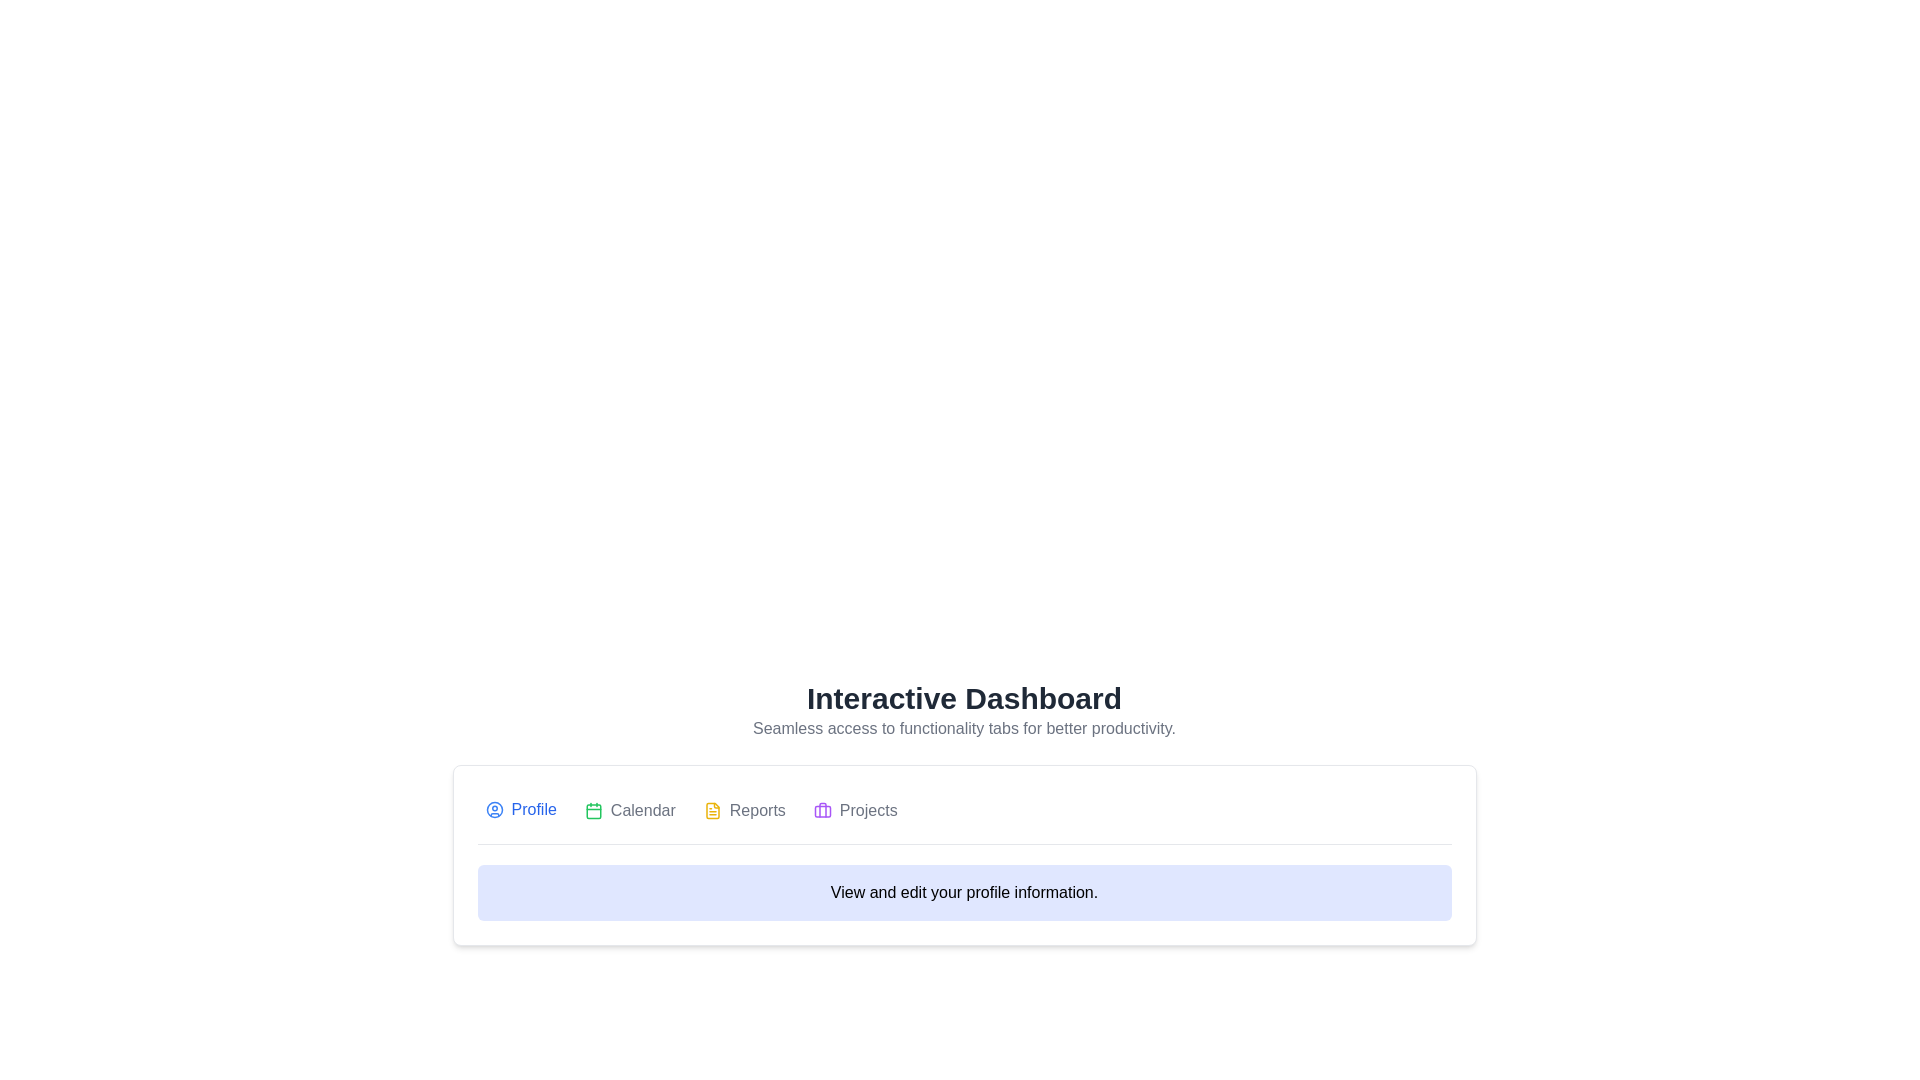  I want to click on the 'Reports' text label in the navigation menu, which is the fourth item from the left and is styled in gray, located between 'Calendar' and 'Projects', so click(756, 810).